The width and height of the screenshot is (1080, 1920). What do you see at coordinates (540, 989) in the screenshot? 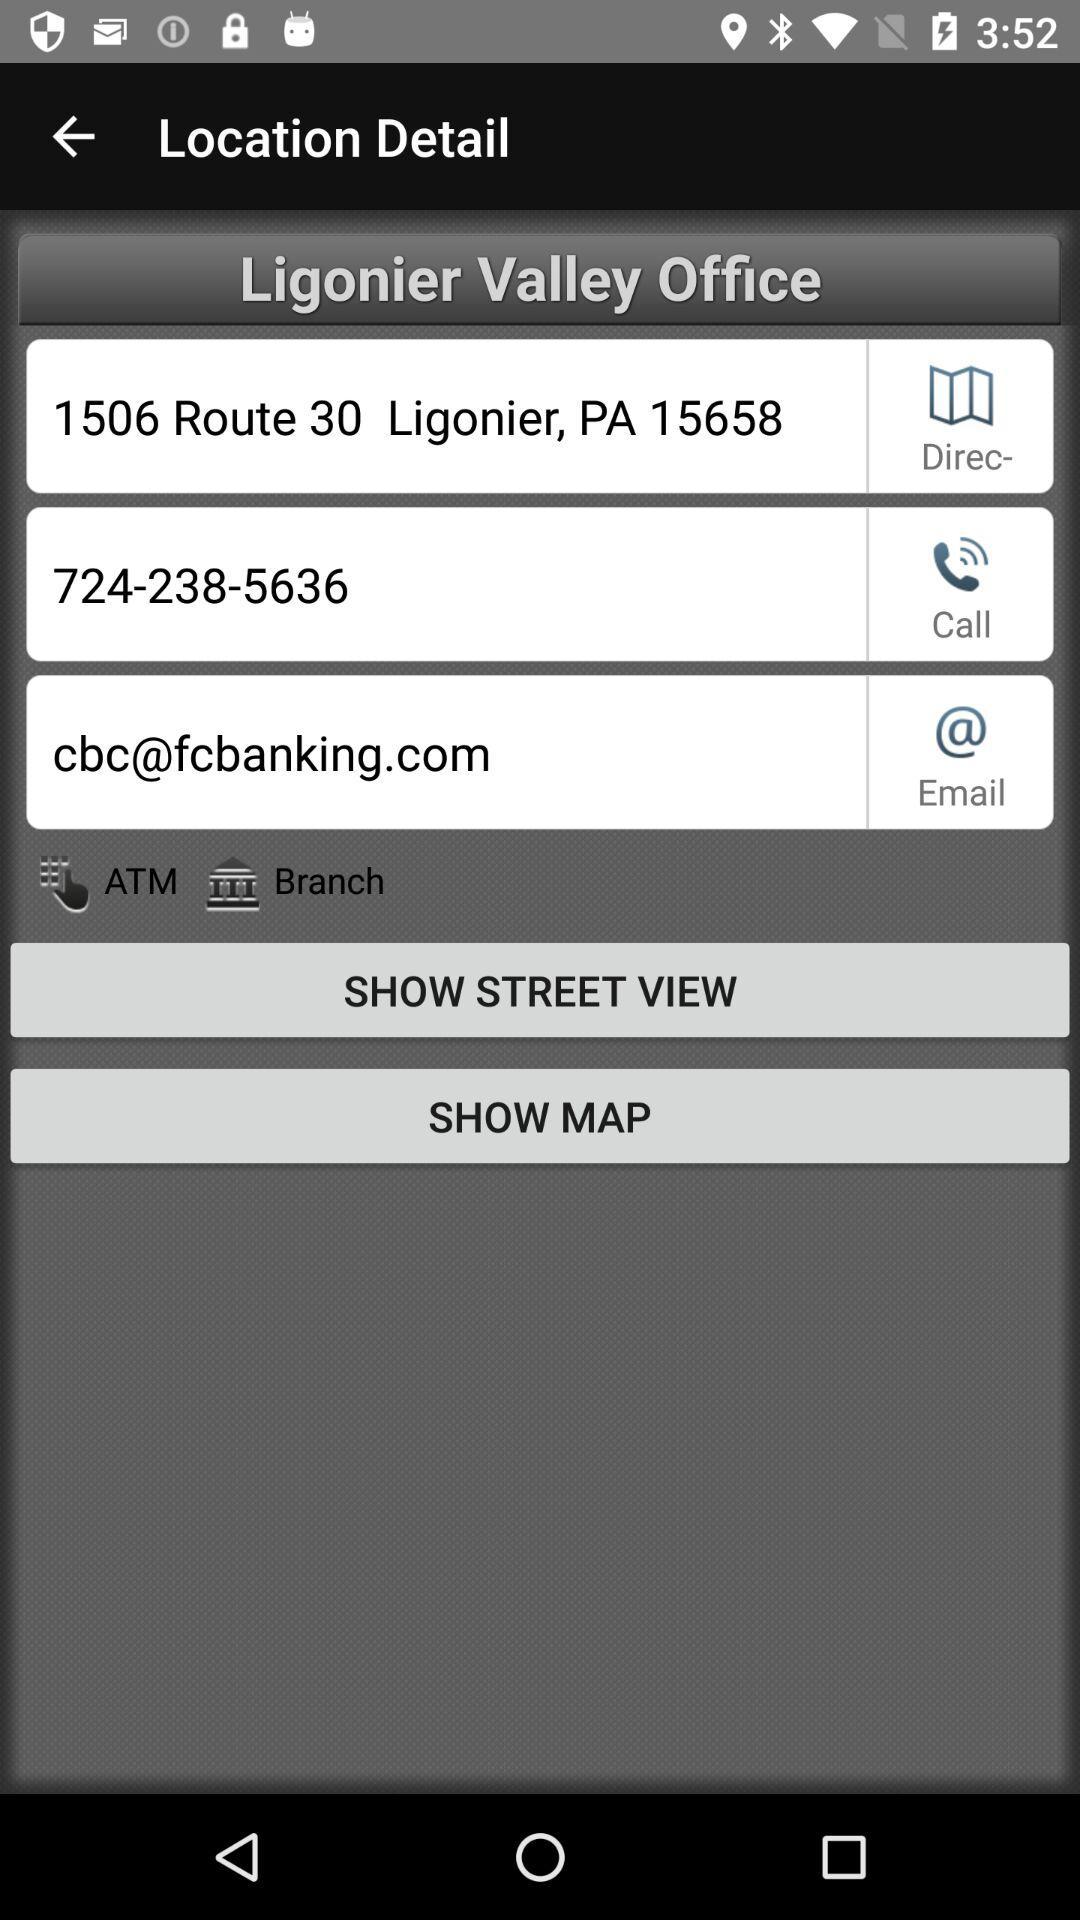
I see `the item above show map` at bounding box center [540, 989].